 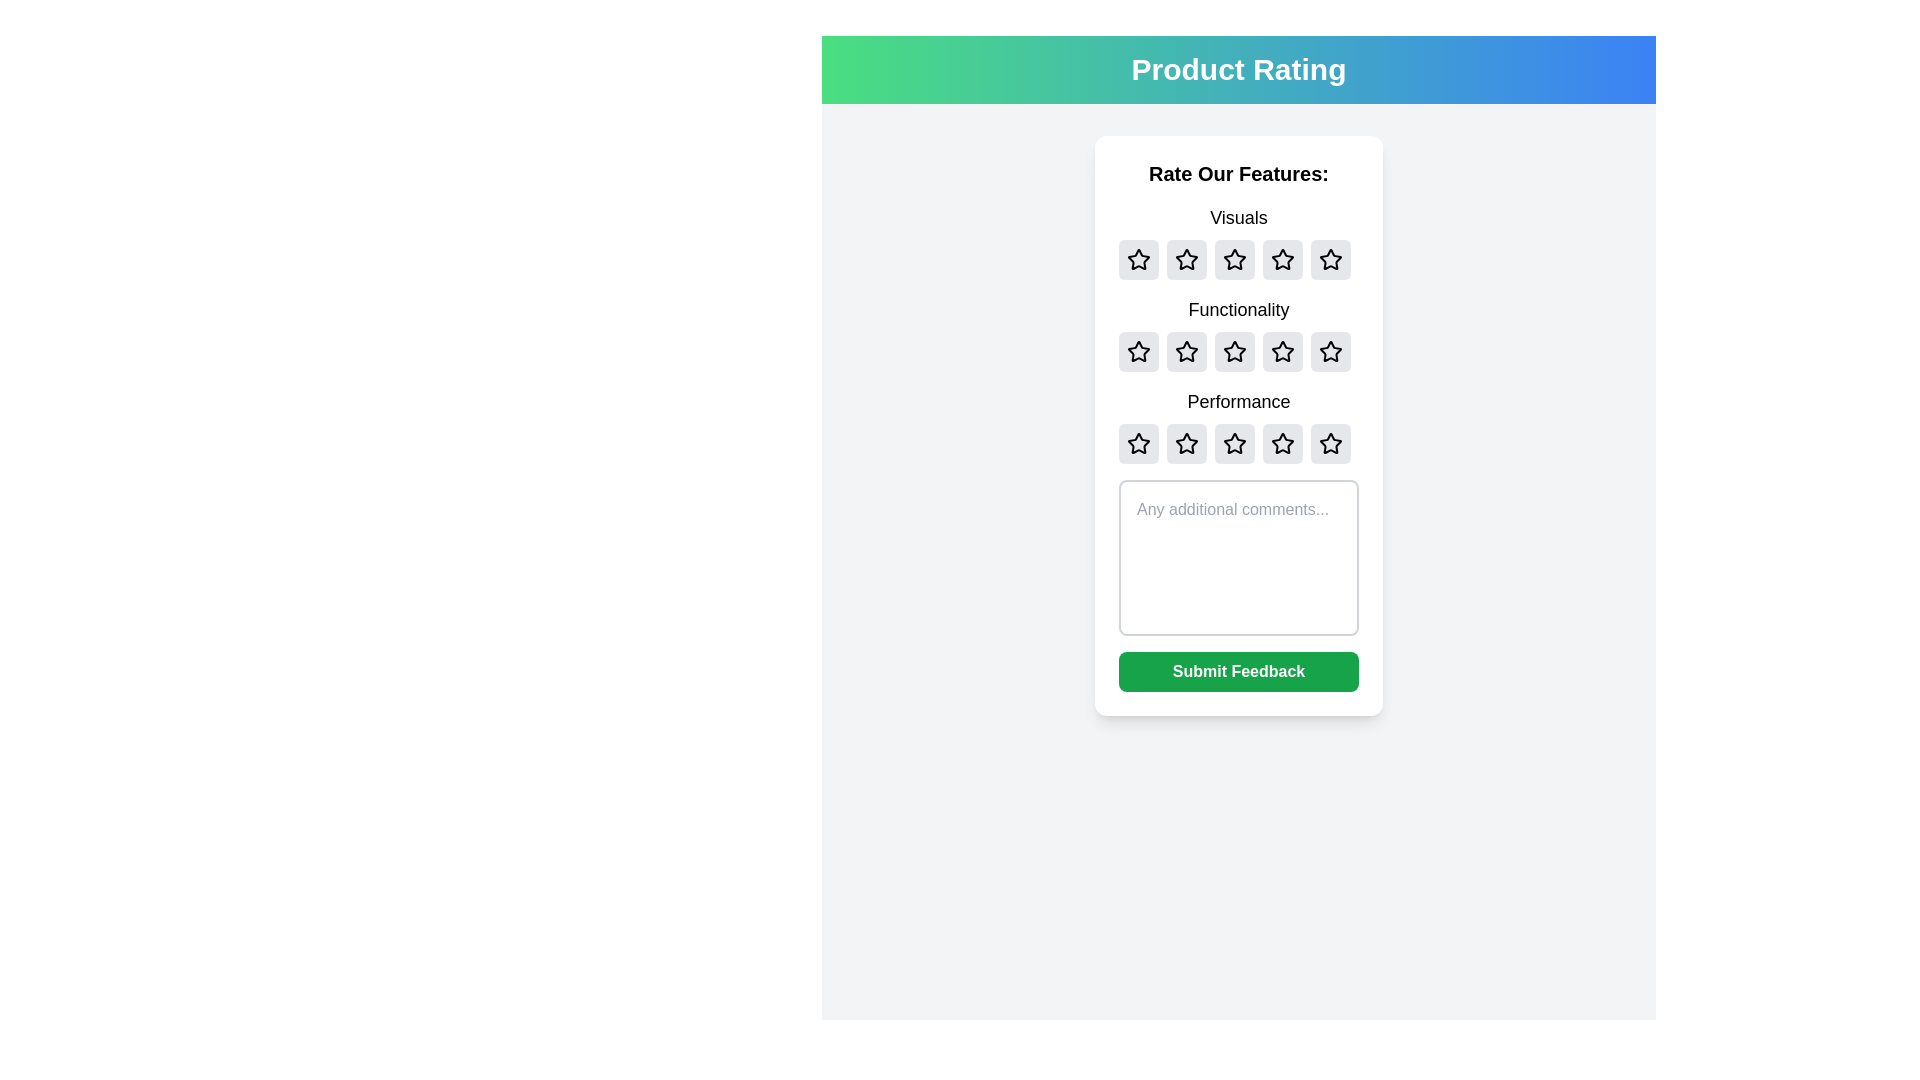 I want to click on the third star icon under the 'Performance' category, so click(x=1233, y=442).